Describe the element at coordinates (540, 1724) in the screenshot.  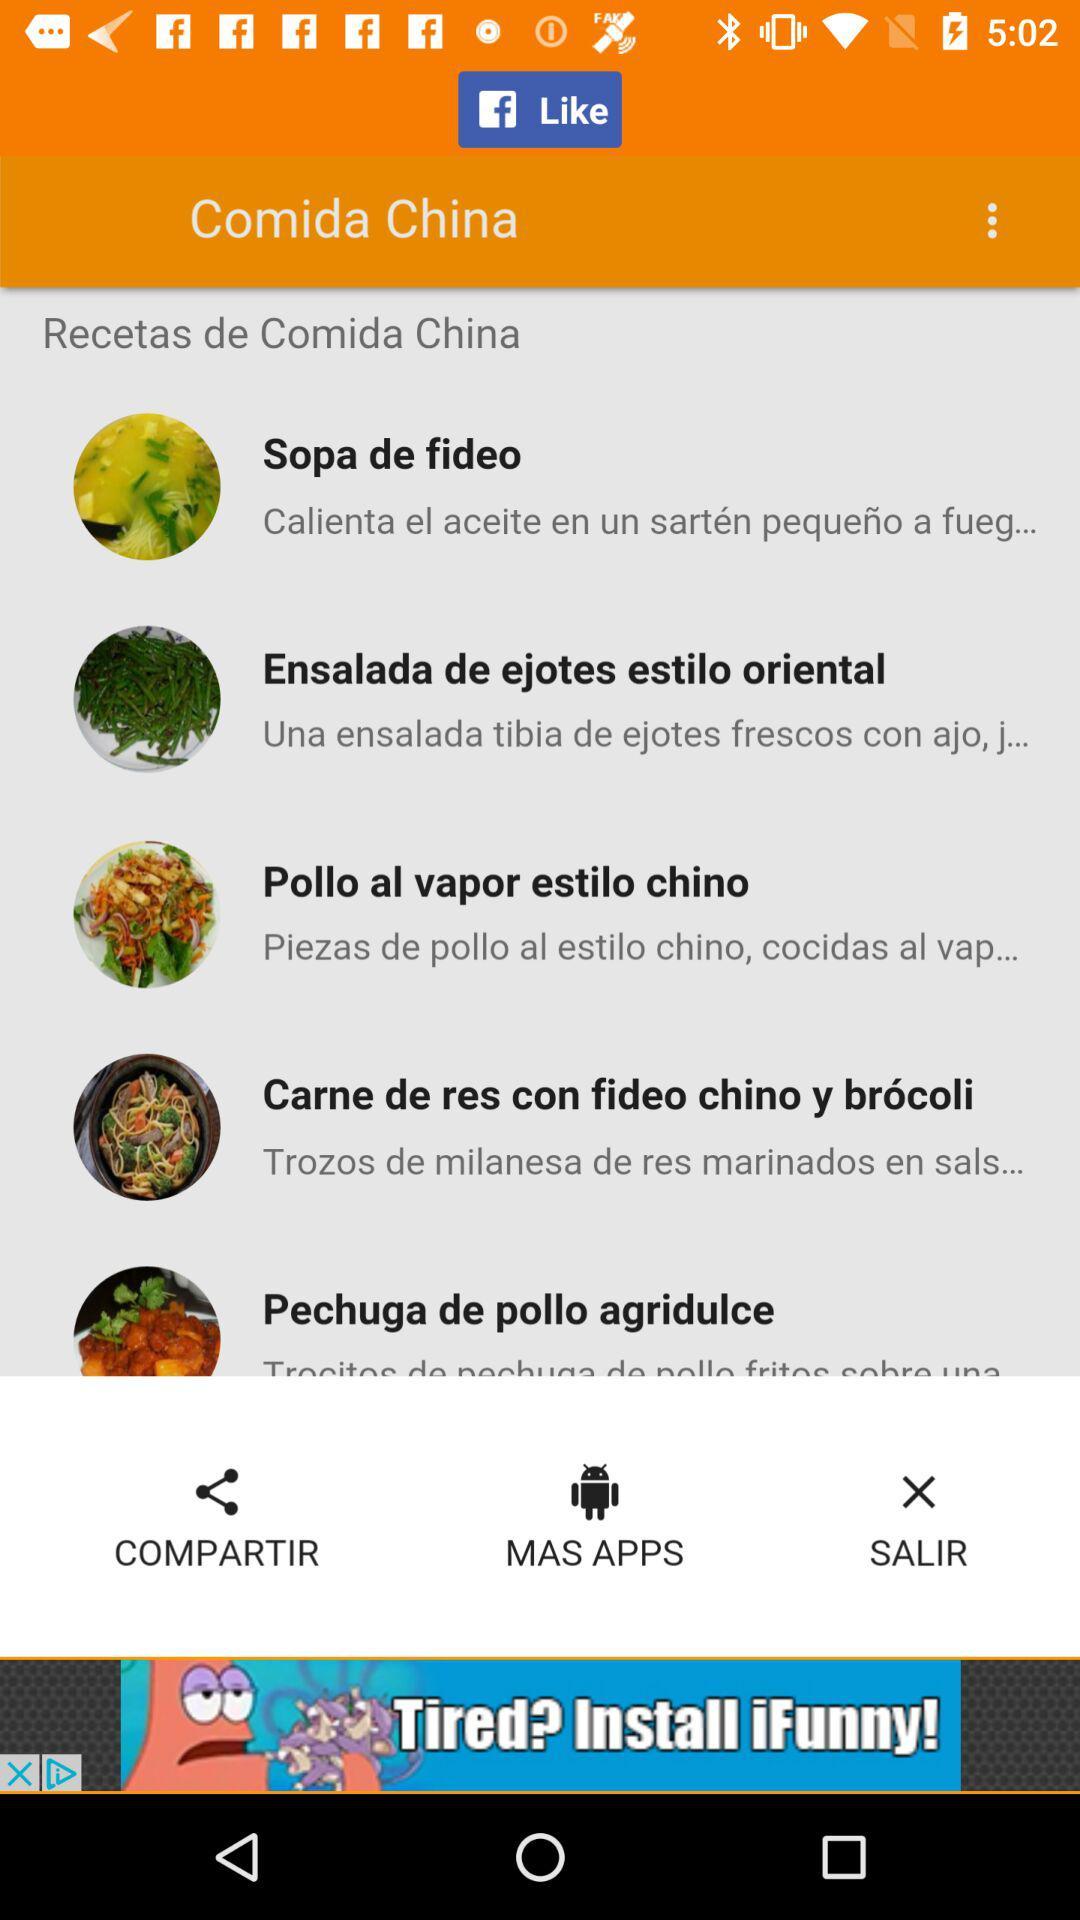
I see `try this app` at that location.